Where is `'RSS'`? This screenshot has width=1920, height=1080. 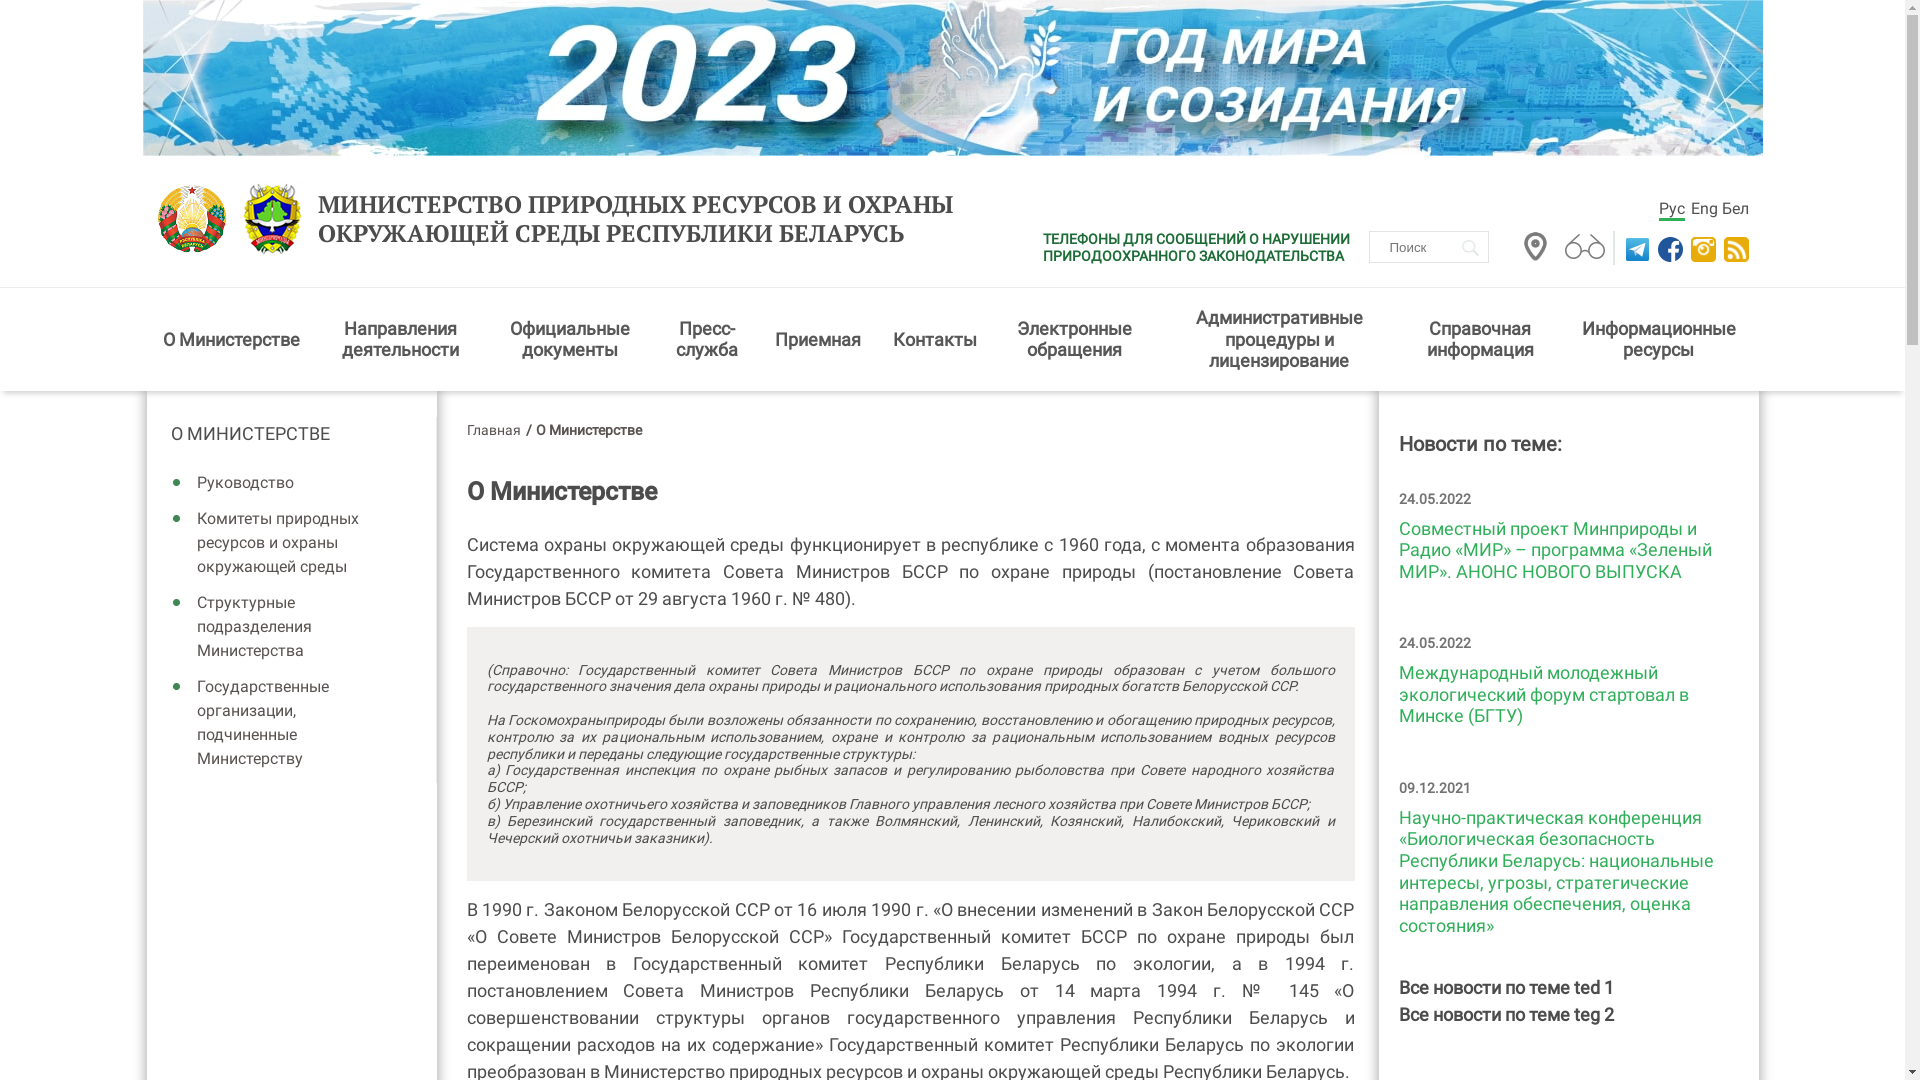 'RSS' is located at coordinates (1735, 248).